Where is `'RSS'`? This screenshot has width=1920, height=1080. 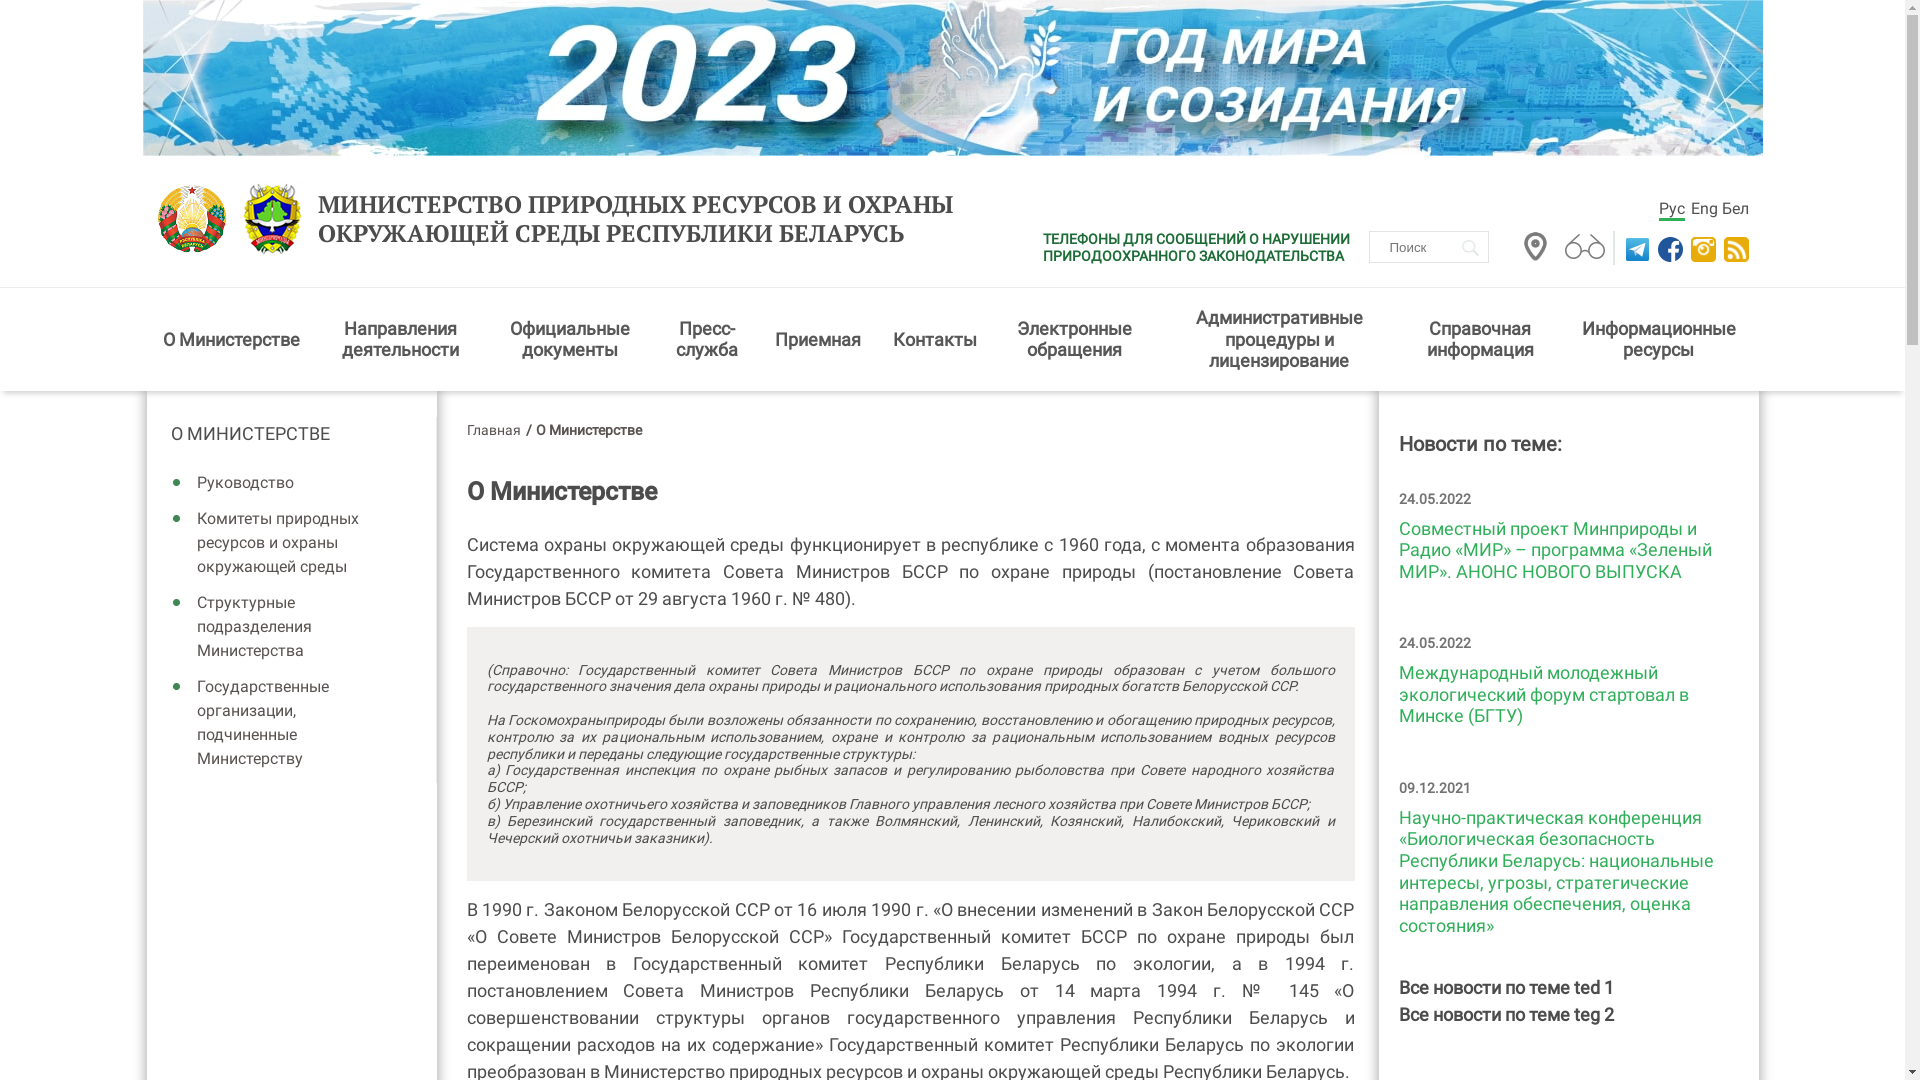 'RSS' is located at coordinates (1735, 248).